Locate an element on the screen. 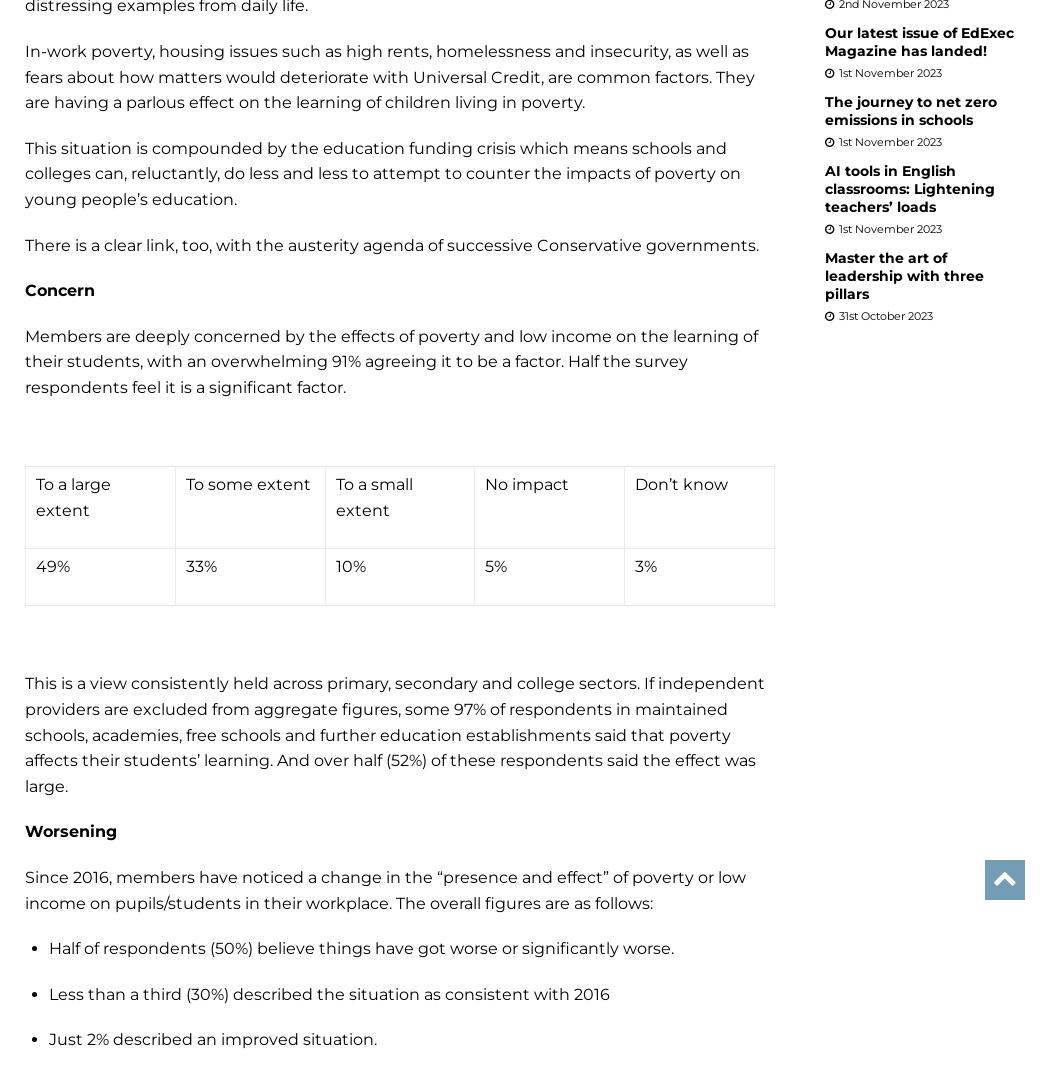 This screenshot has height=1075, width=1050. '33%' is located at coordinates (185, 566).